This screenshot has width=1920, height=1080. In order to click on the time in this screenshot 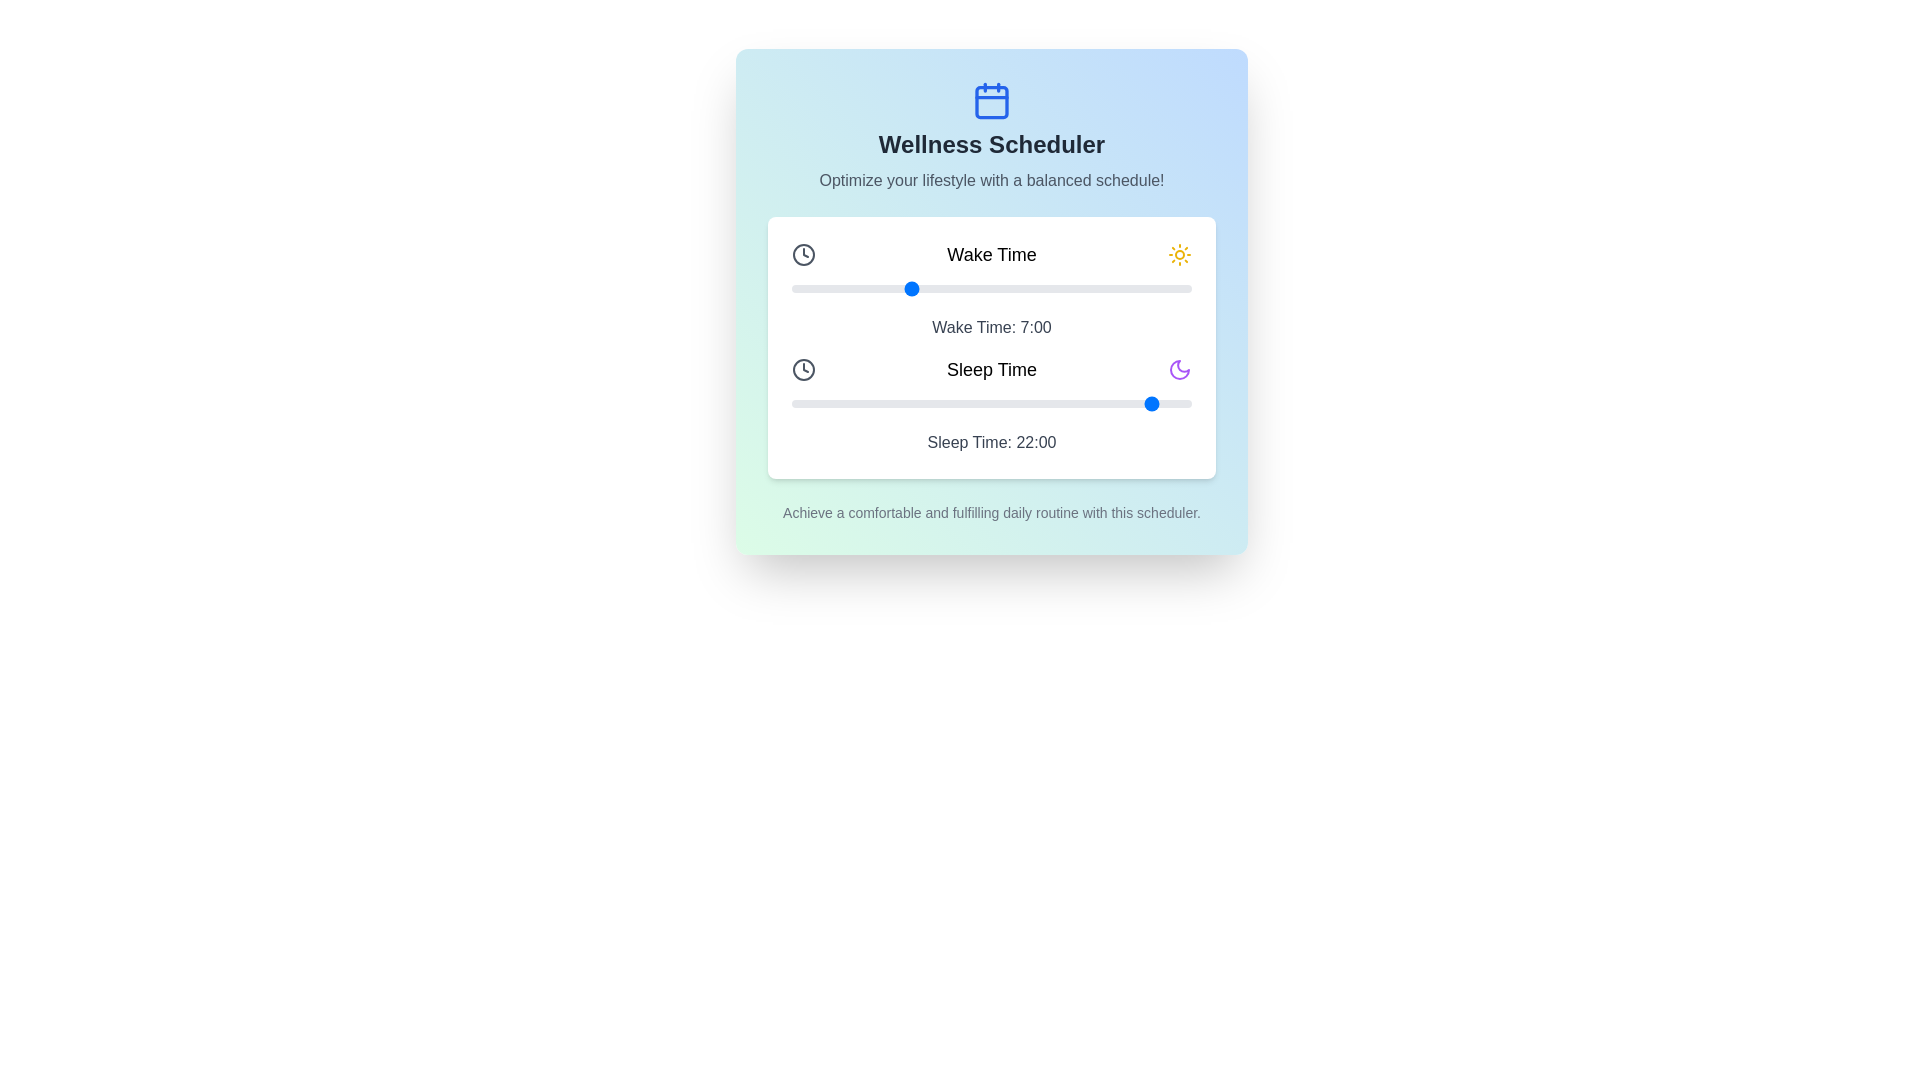, I will do `click(825, 404)`.